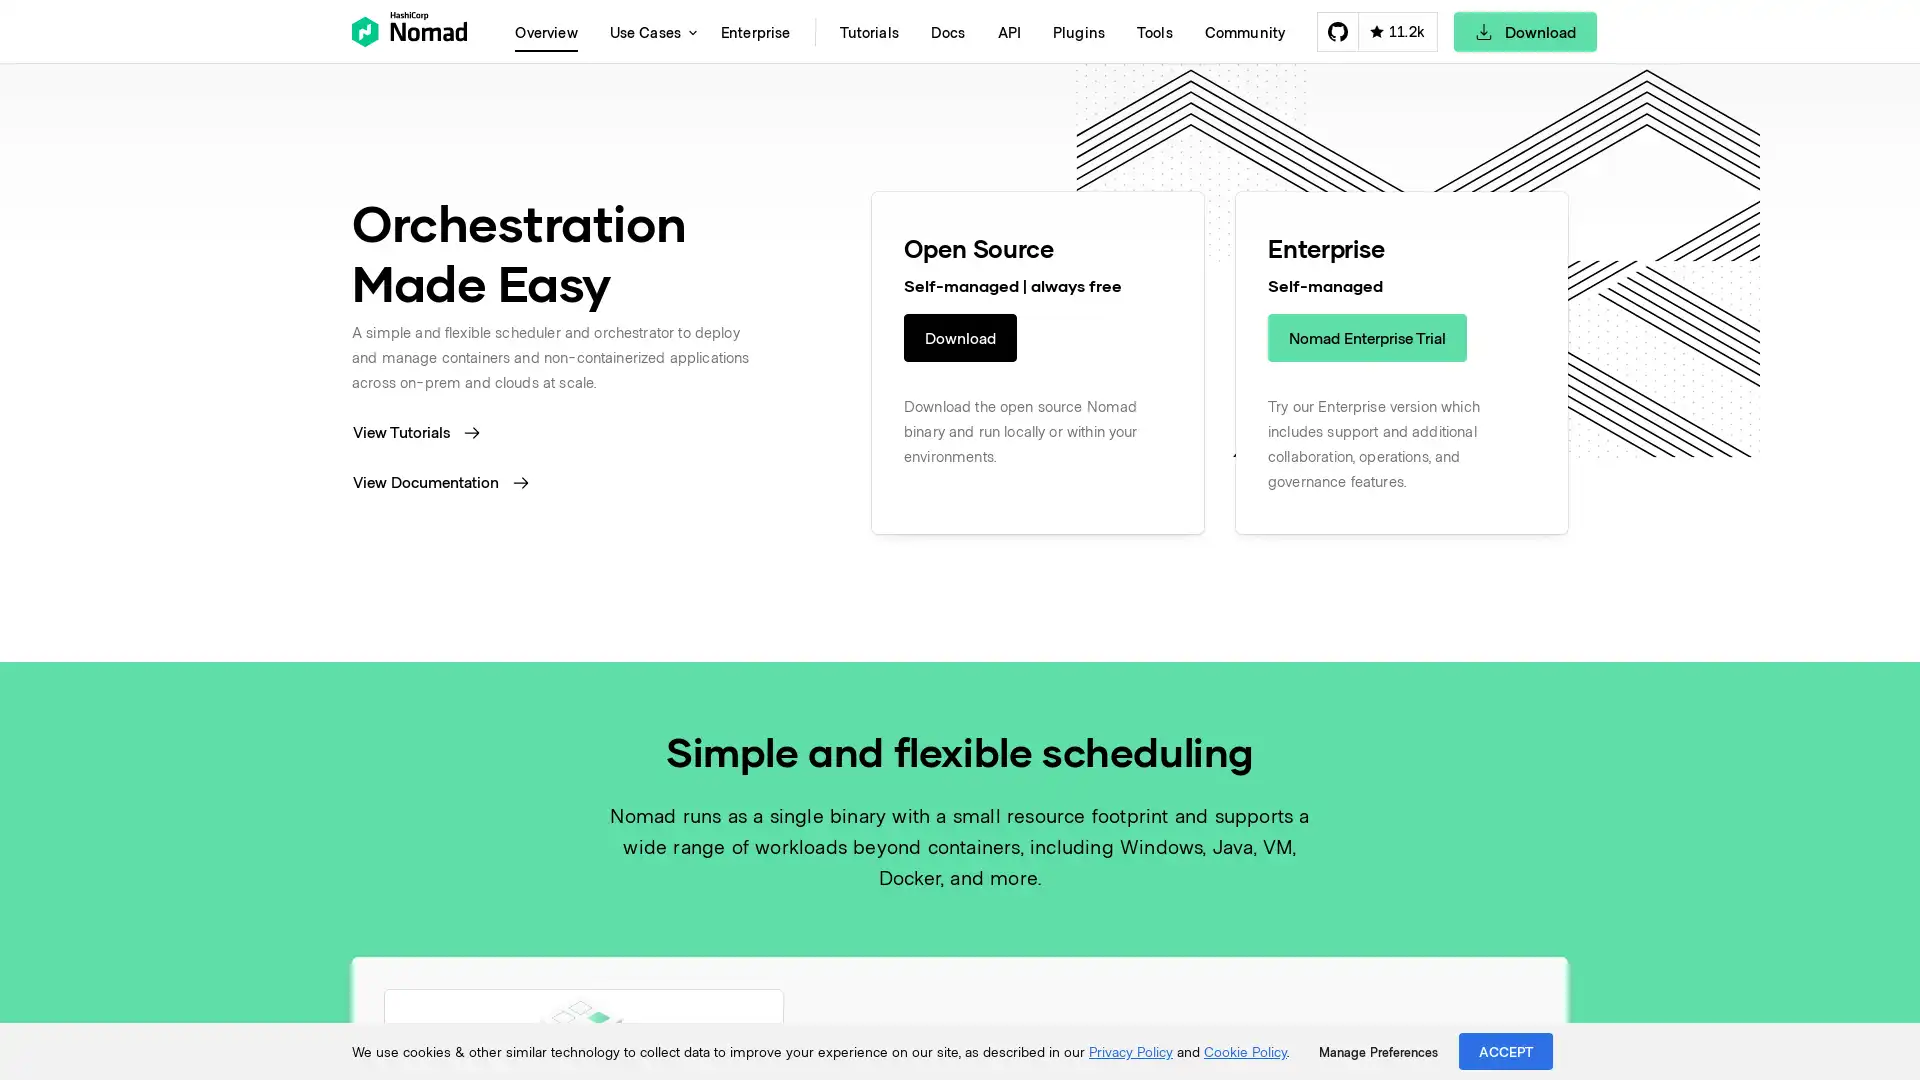 The width and height of the screenshot is (1920, 1080). What do you see at coordinates (1506, 1050) in the screenshot?
I see `ACCEPT` at bounding box center [1506, 1050].